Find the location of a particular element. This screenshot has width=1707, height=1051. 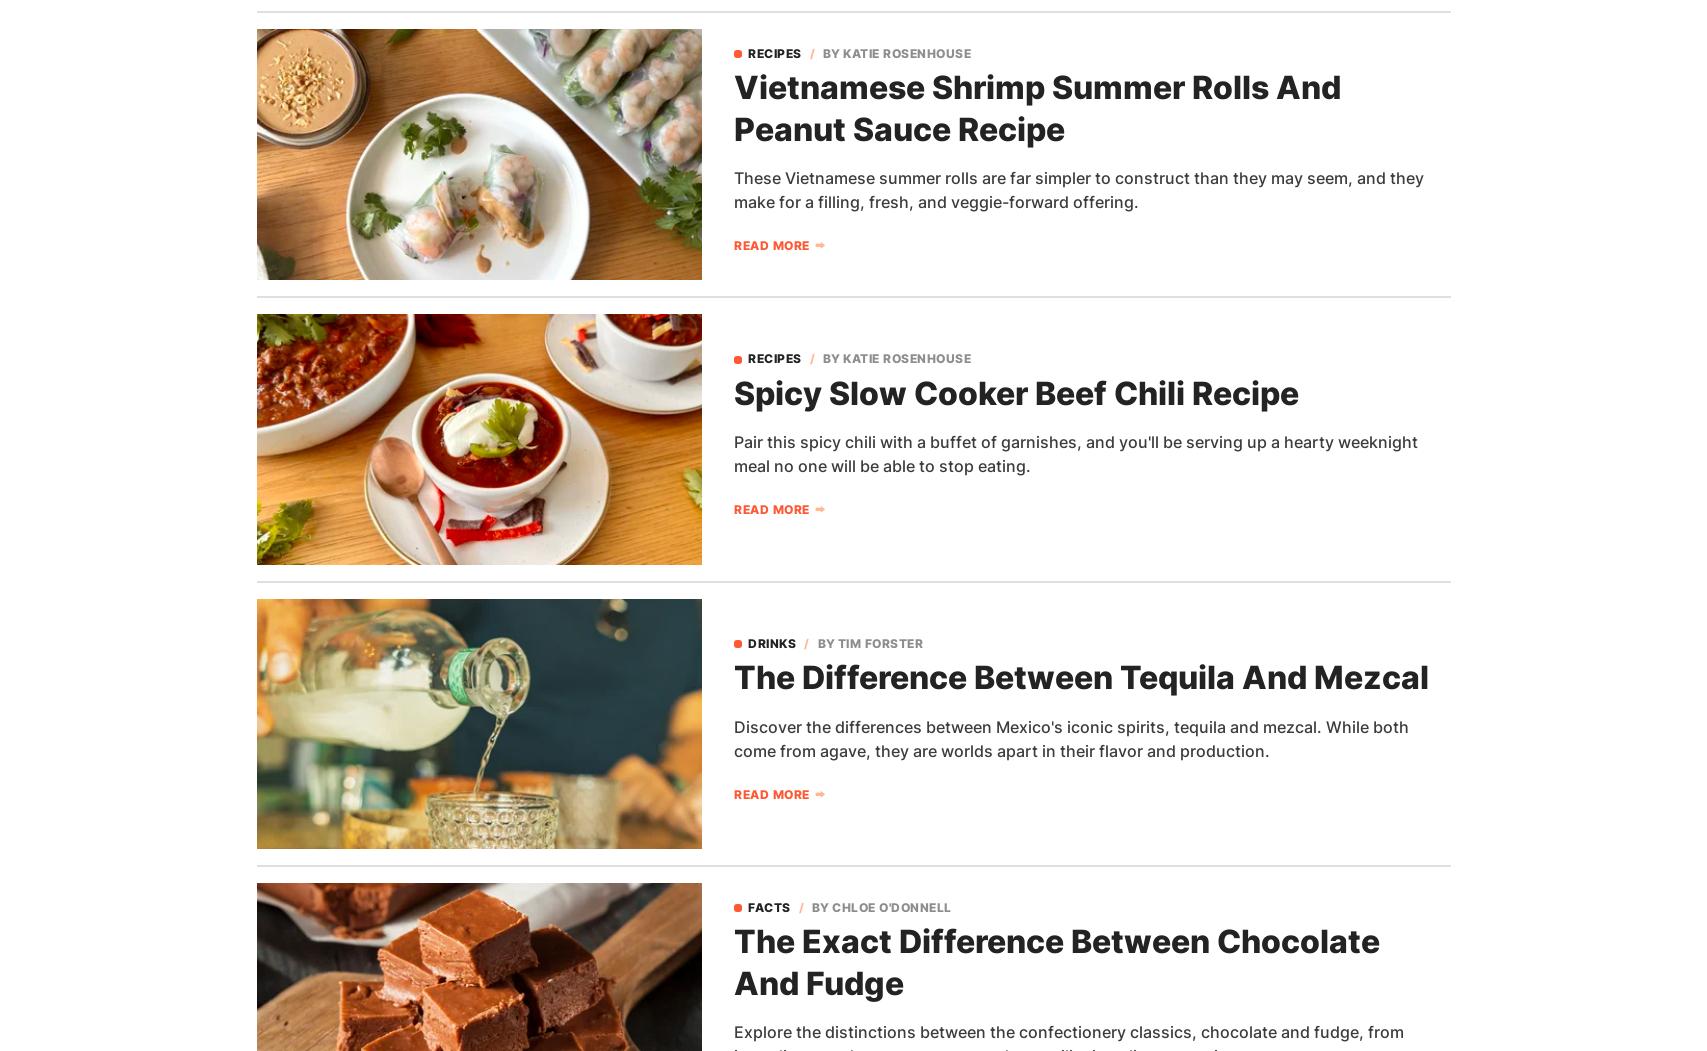

'The Exact Difference Between Chocolate And Fudge' is located at coordinates (1055, 960).